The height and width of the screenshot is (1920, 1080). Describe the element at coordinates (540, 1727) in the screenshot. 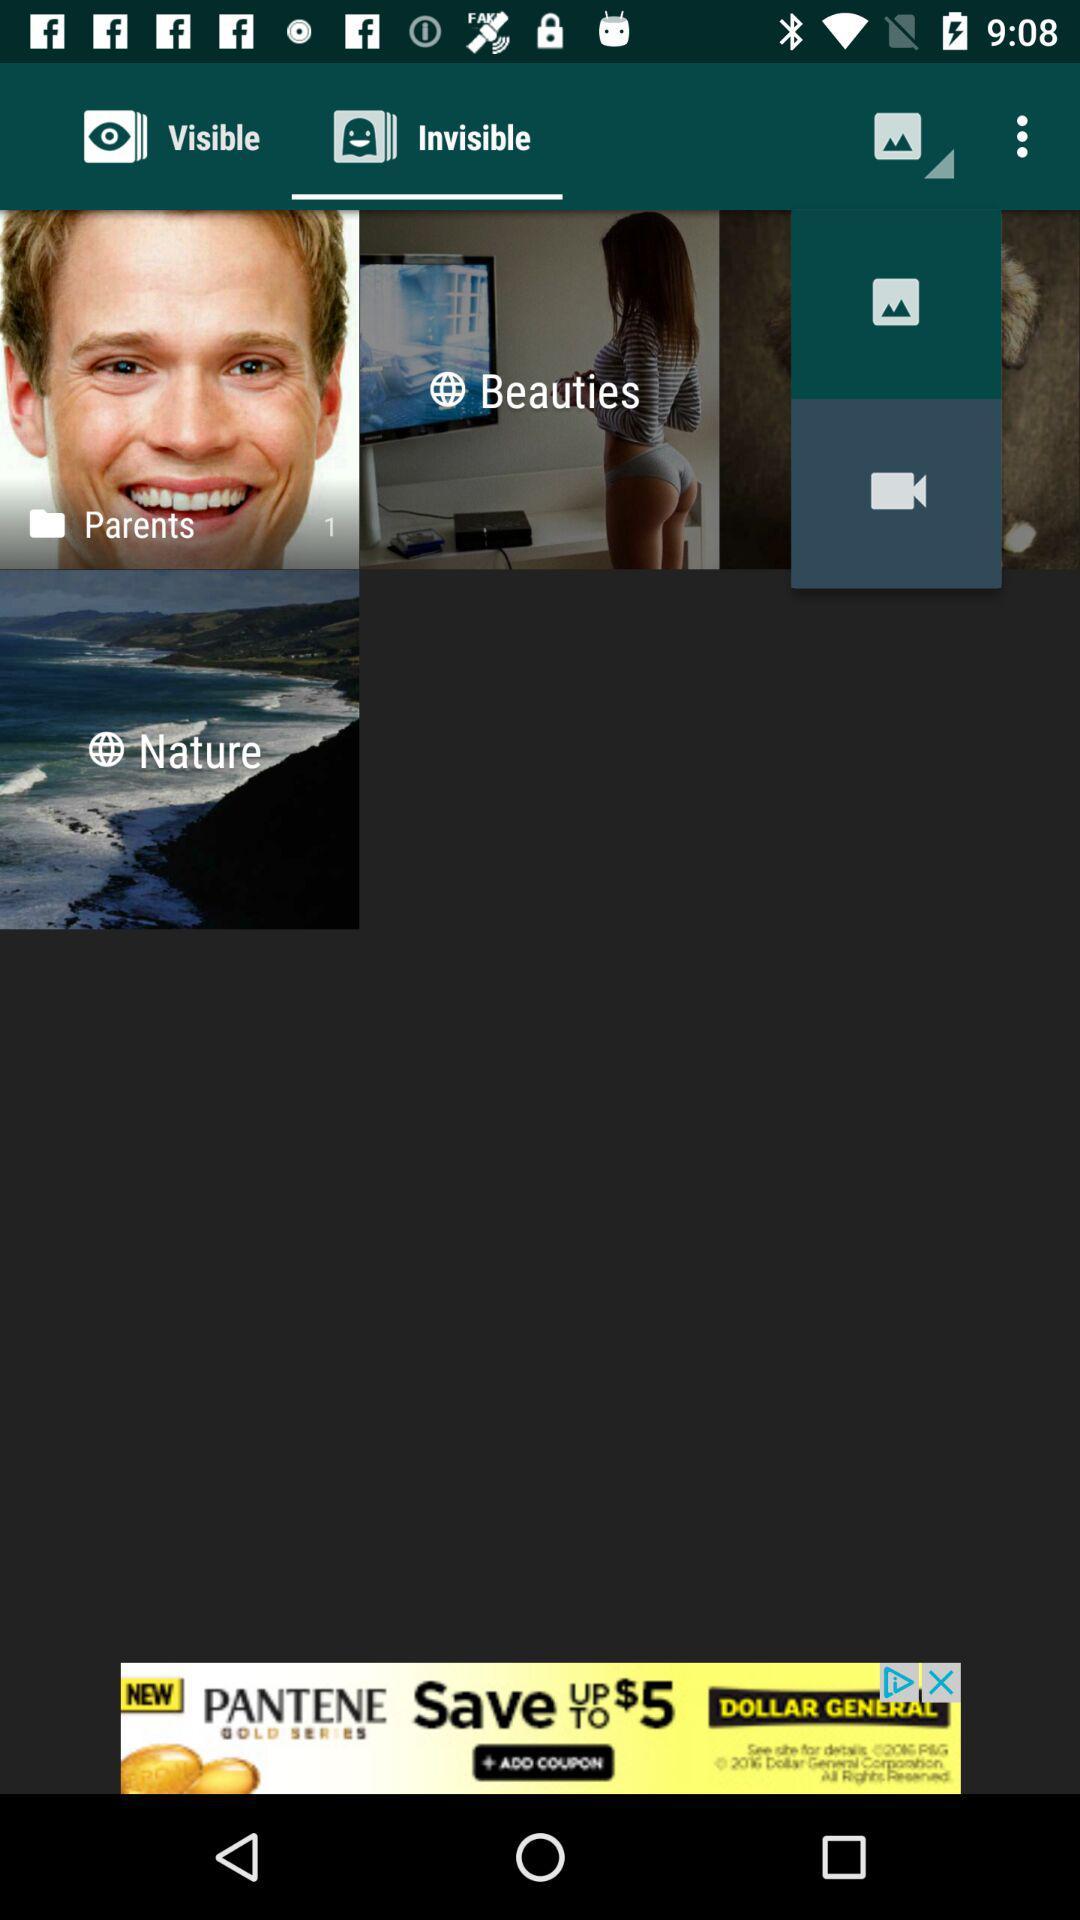

I see `advertisement page` at that location.